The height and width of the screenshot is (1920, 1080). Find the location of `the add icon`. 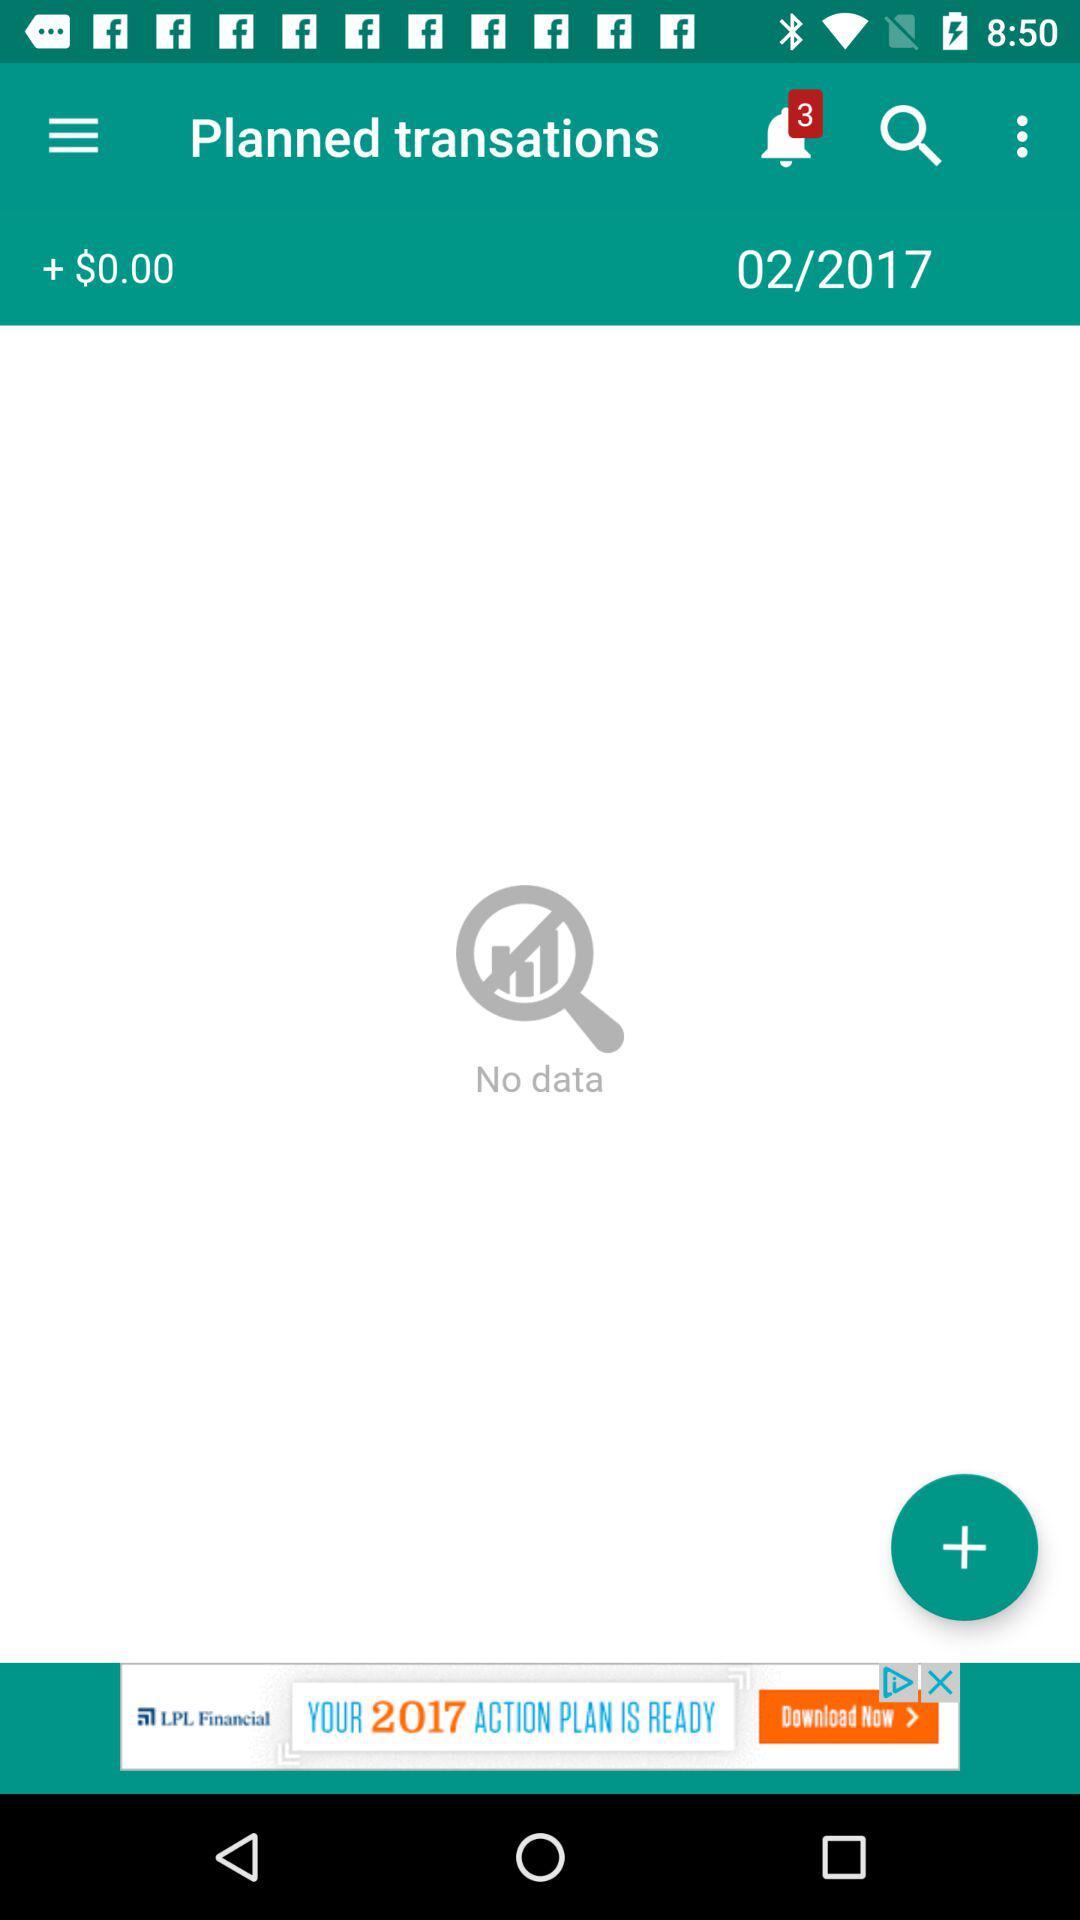

the add icon is located at coordinates (963, 1546).